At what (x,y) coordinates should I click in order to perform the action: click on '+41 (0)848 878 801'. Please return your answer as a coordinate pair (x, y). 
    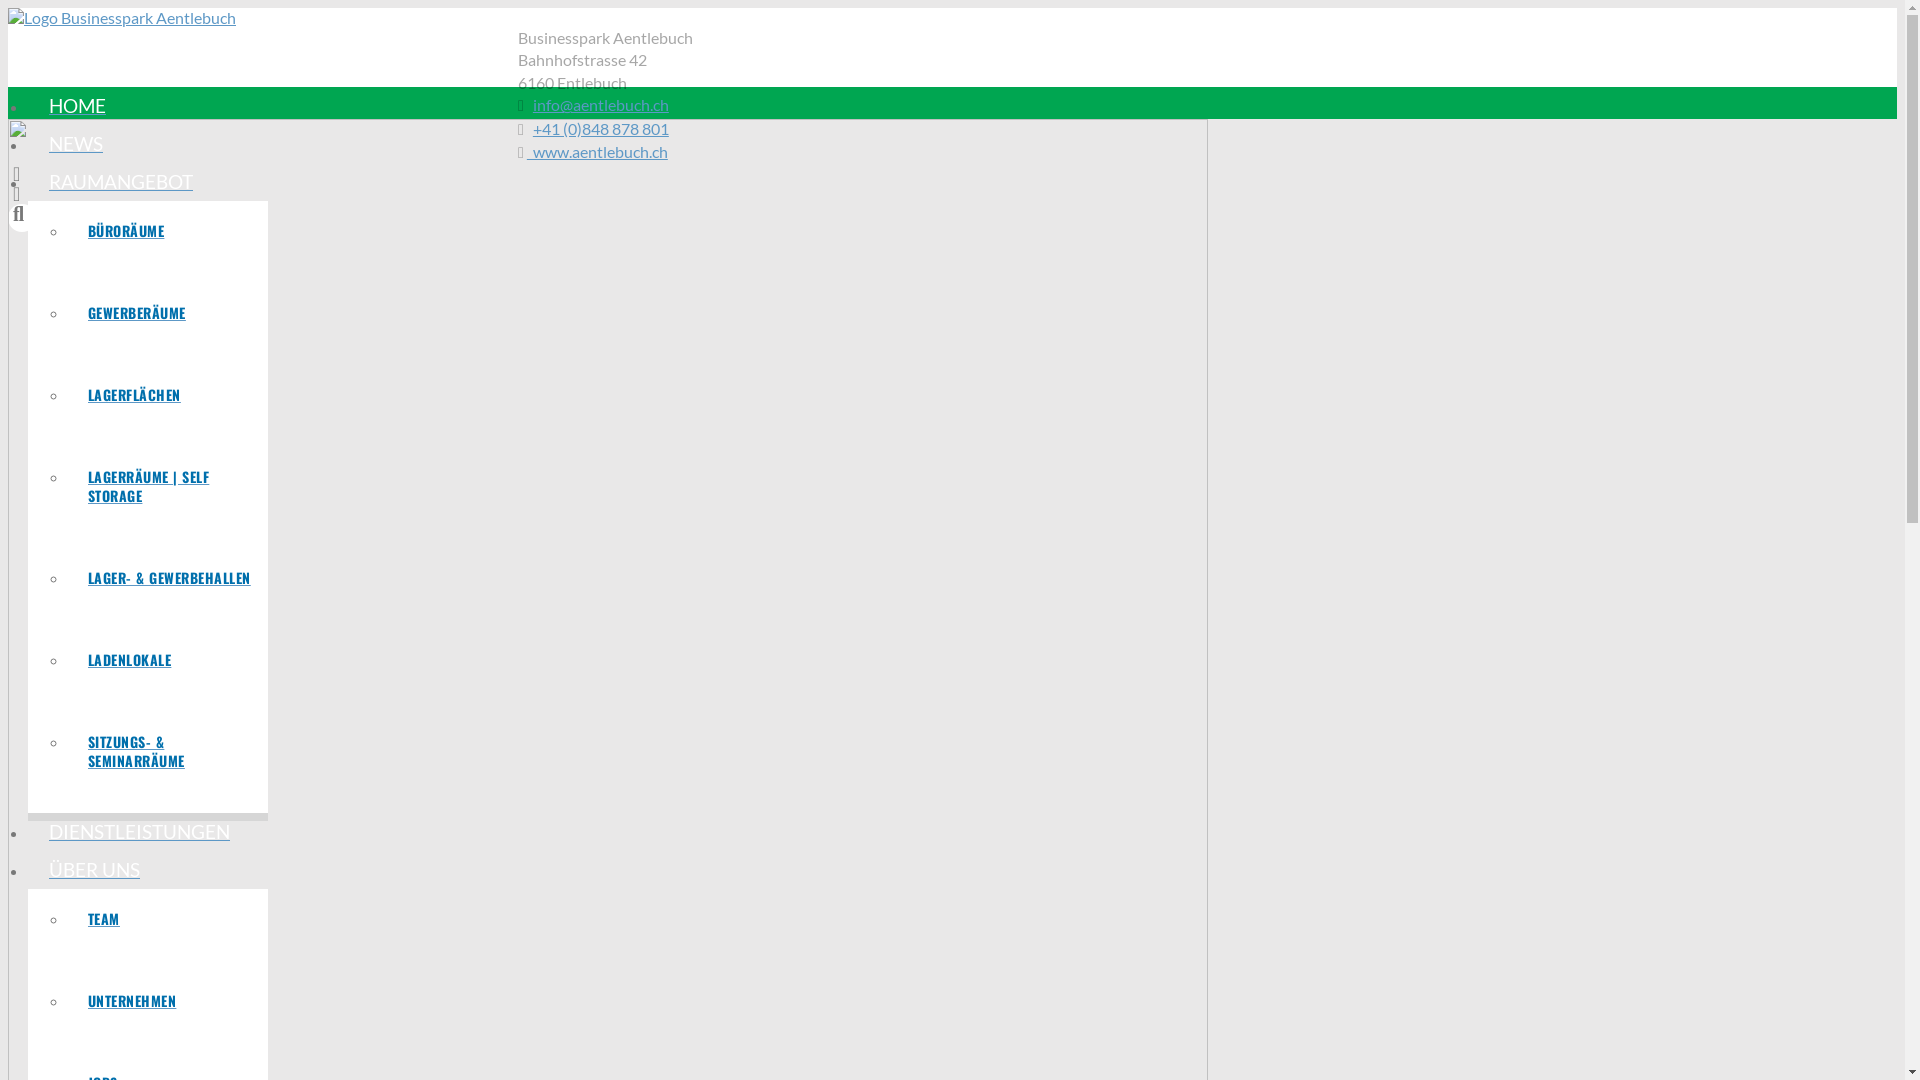
    Looking at the image, I should click on (599, 128).